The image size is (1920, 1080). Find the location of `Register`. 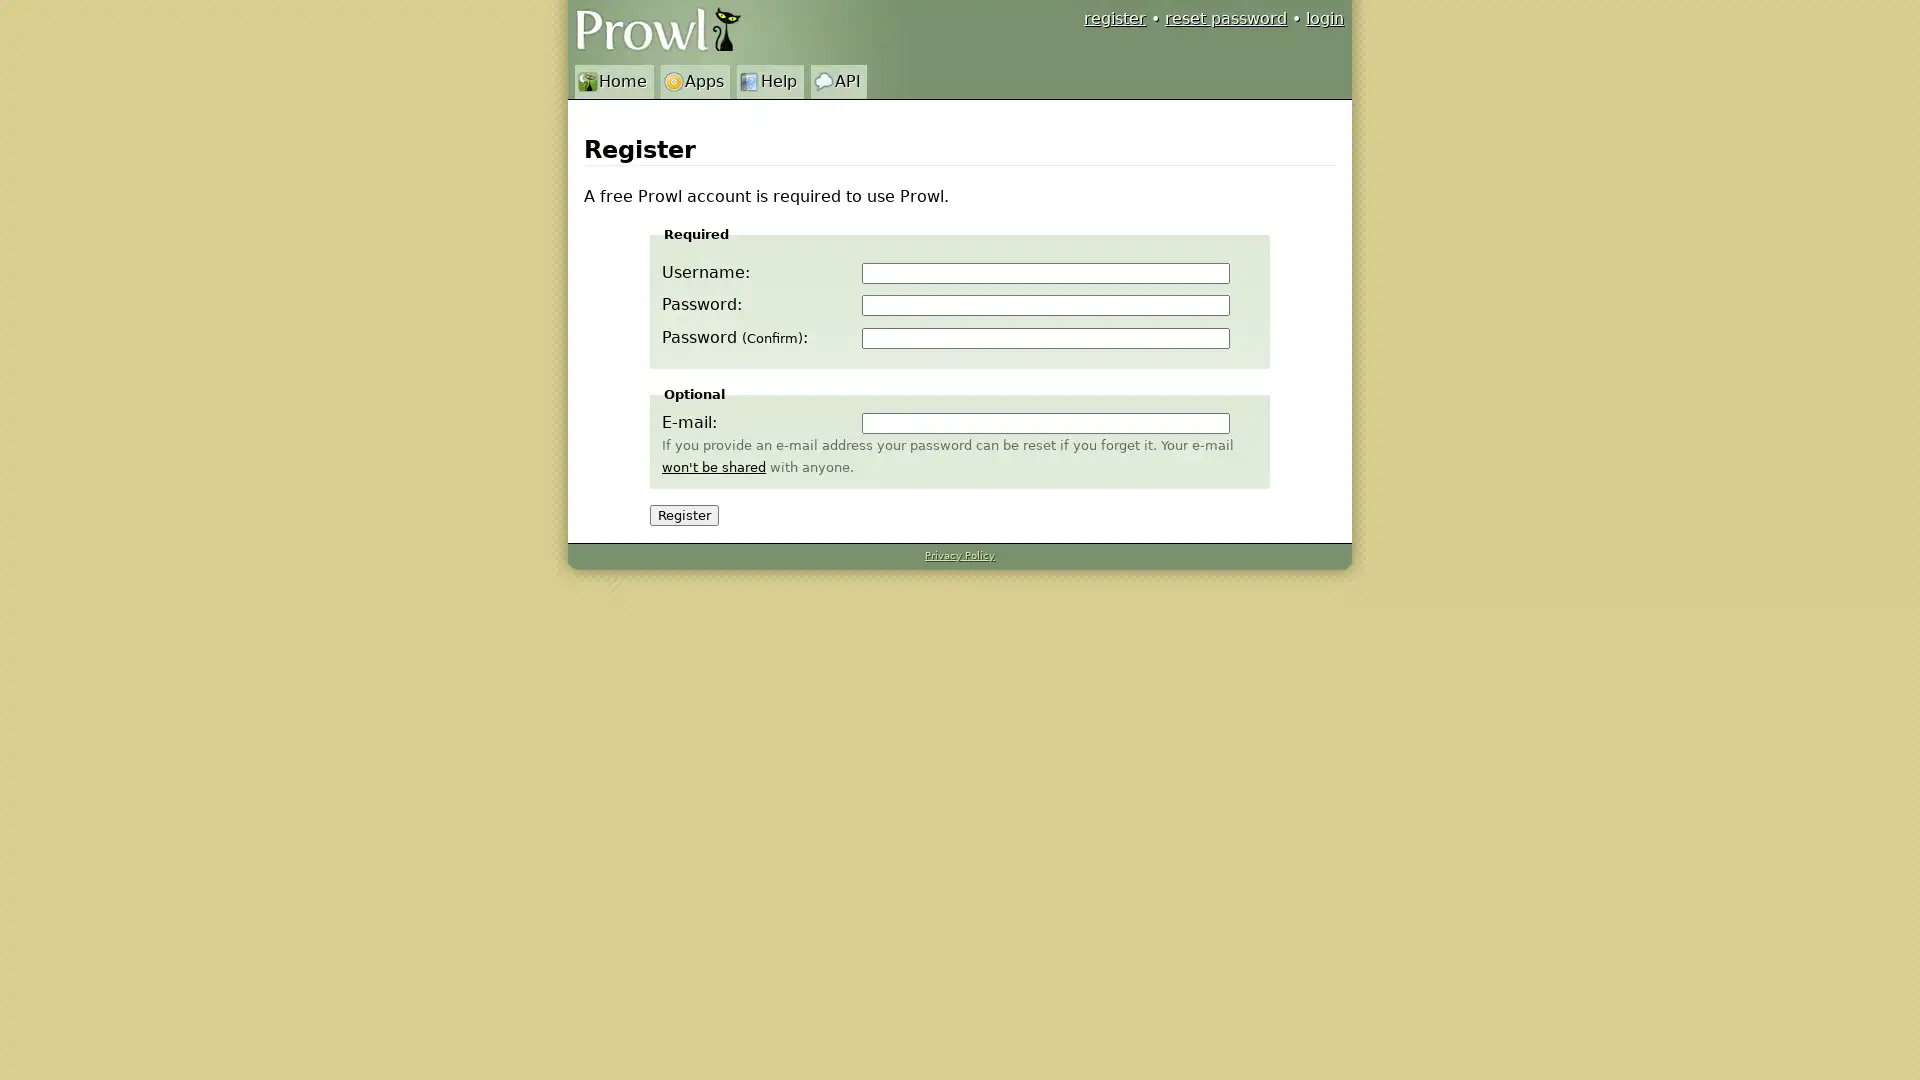

Register is located at coordinates (684, 514).